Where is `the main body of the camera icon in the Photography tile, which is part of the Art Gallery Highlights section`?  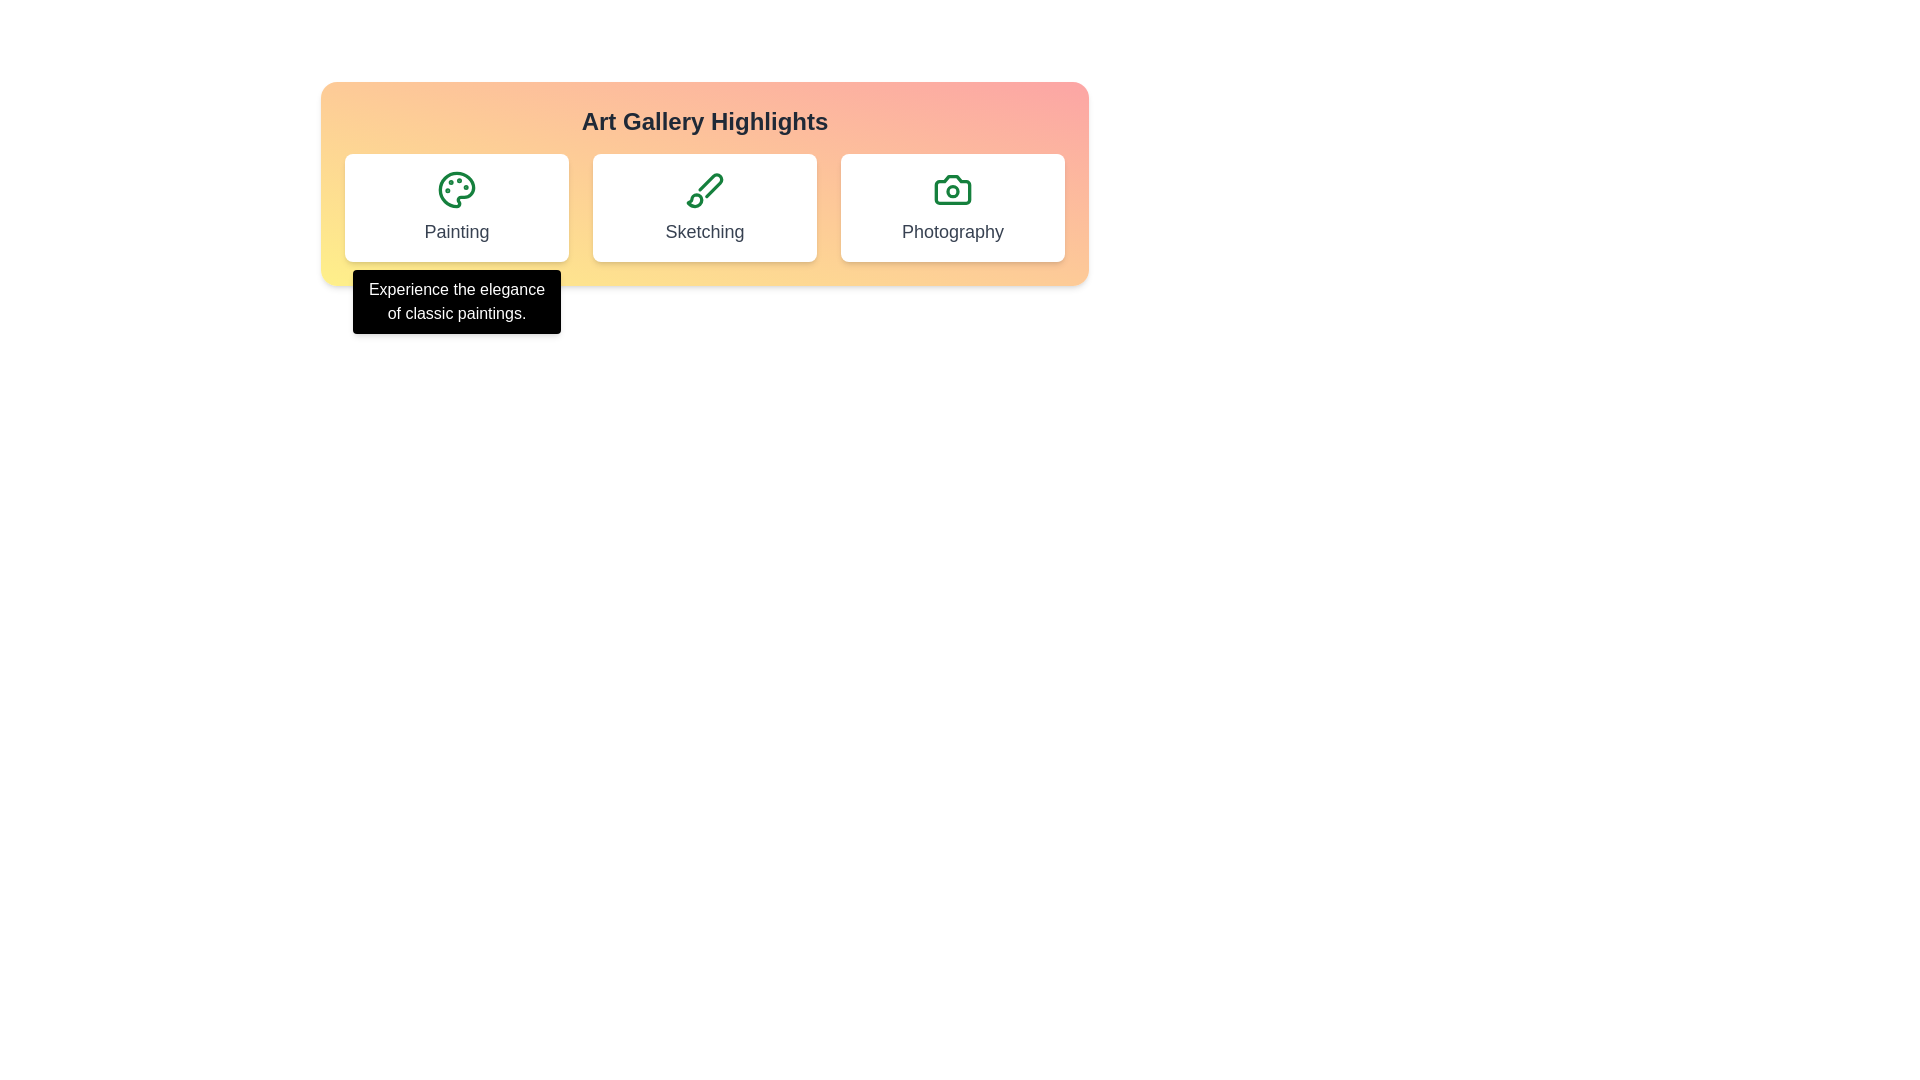 the main body of the camera icon in the Photography tile, which is part of the Art Gallery Highlights section is located at coordinates (952, 189).